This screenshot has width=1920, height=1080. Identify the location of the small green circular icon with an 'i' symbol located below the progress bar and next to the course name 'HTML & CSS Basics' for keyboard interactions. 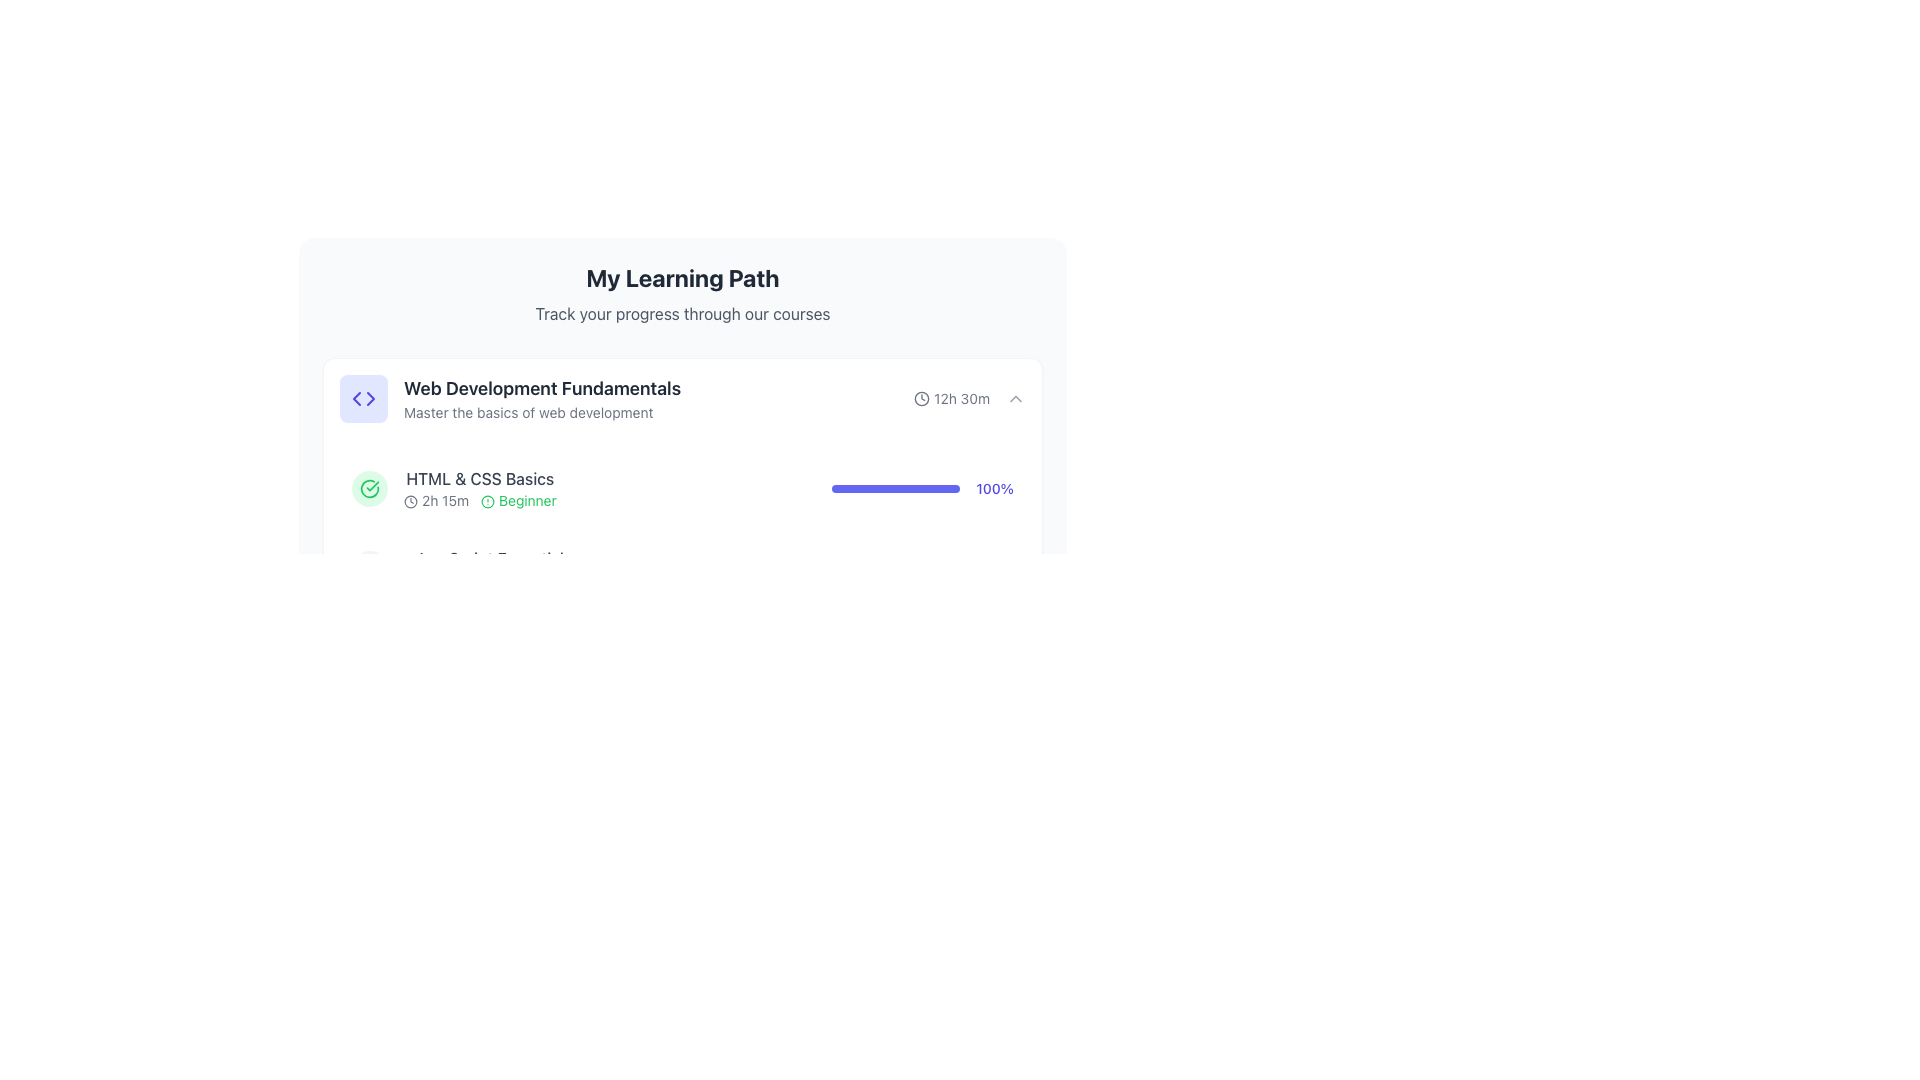
(490, 867).